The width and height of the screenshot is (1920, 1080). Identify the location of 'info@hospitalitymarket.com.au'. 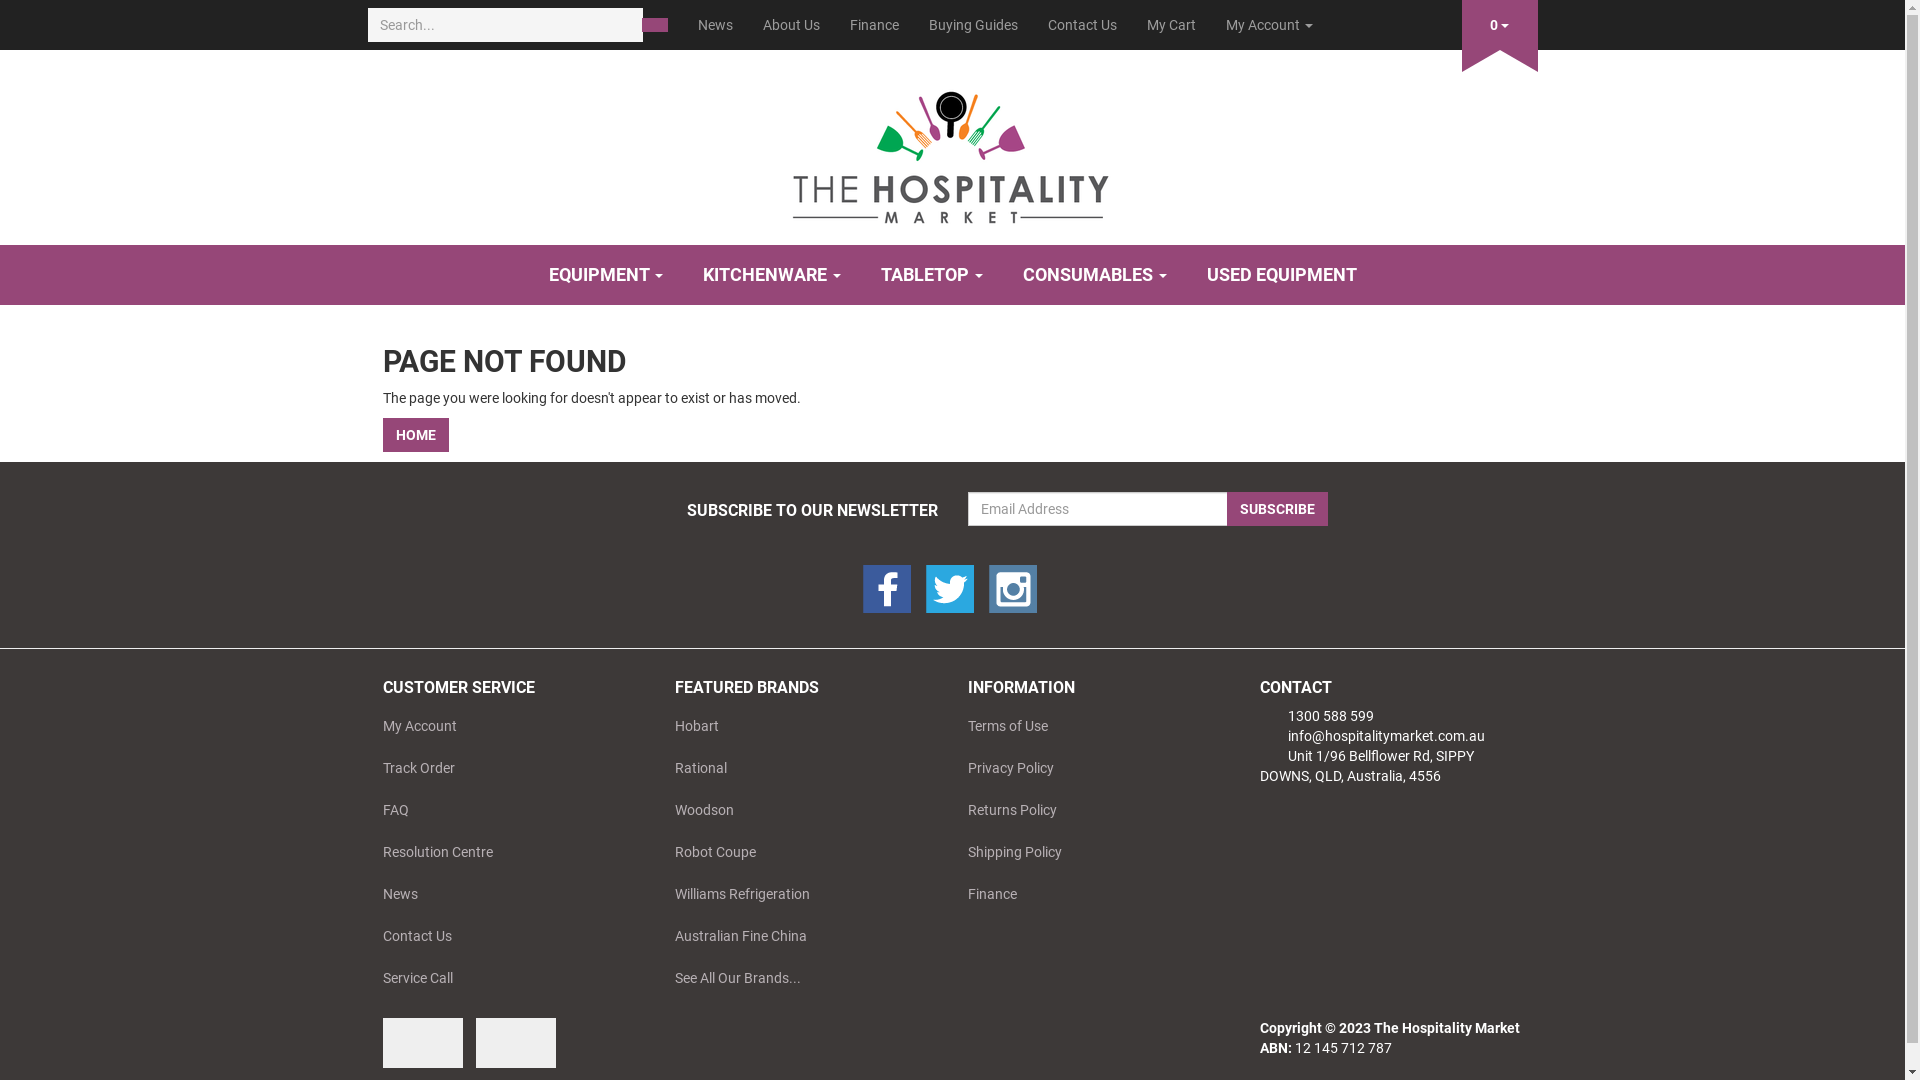
(1258, 736).